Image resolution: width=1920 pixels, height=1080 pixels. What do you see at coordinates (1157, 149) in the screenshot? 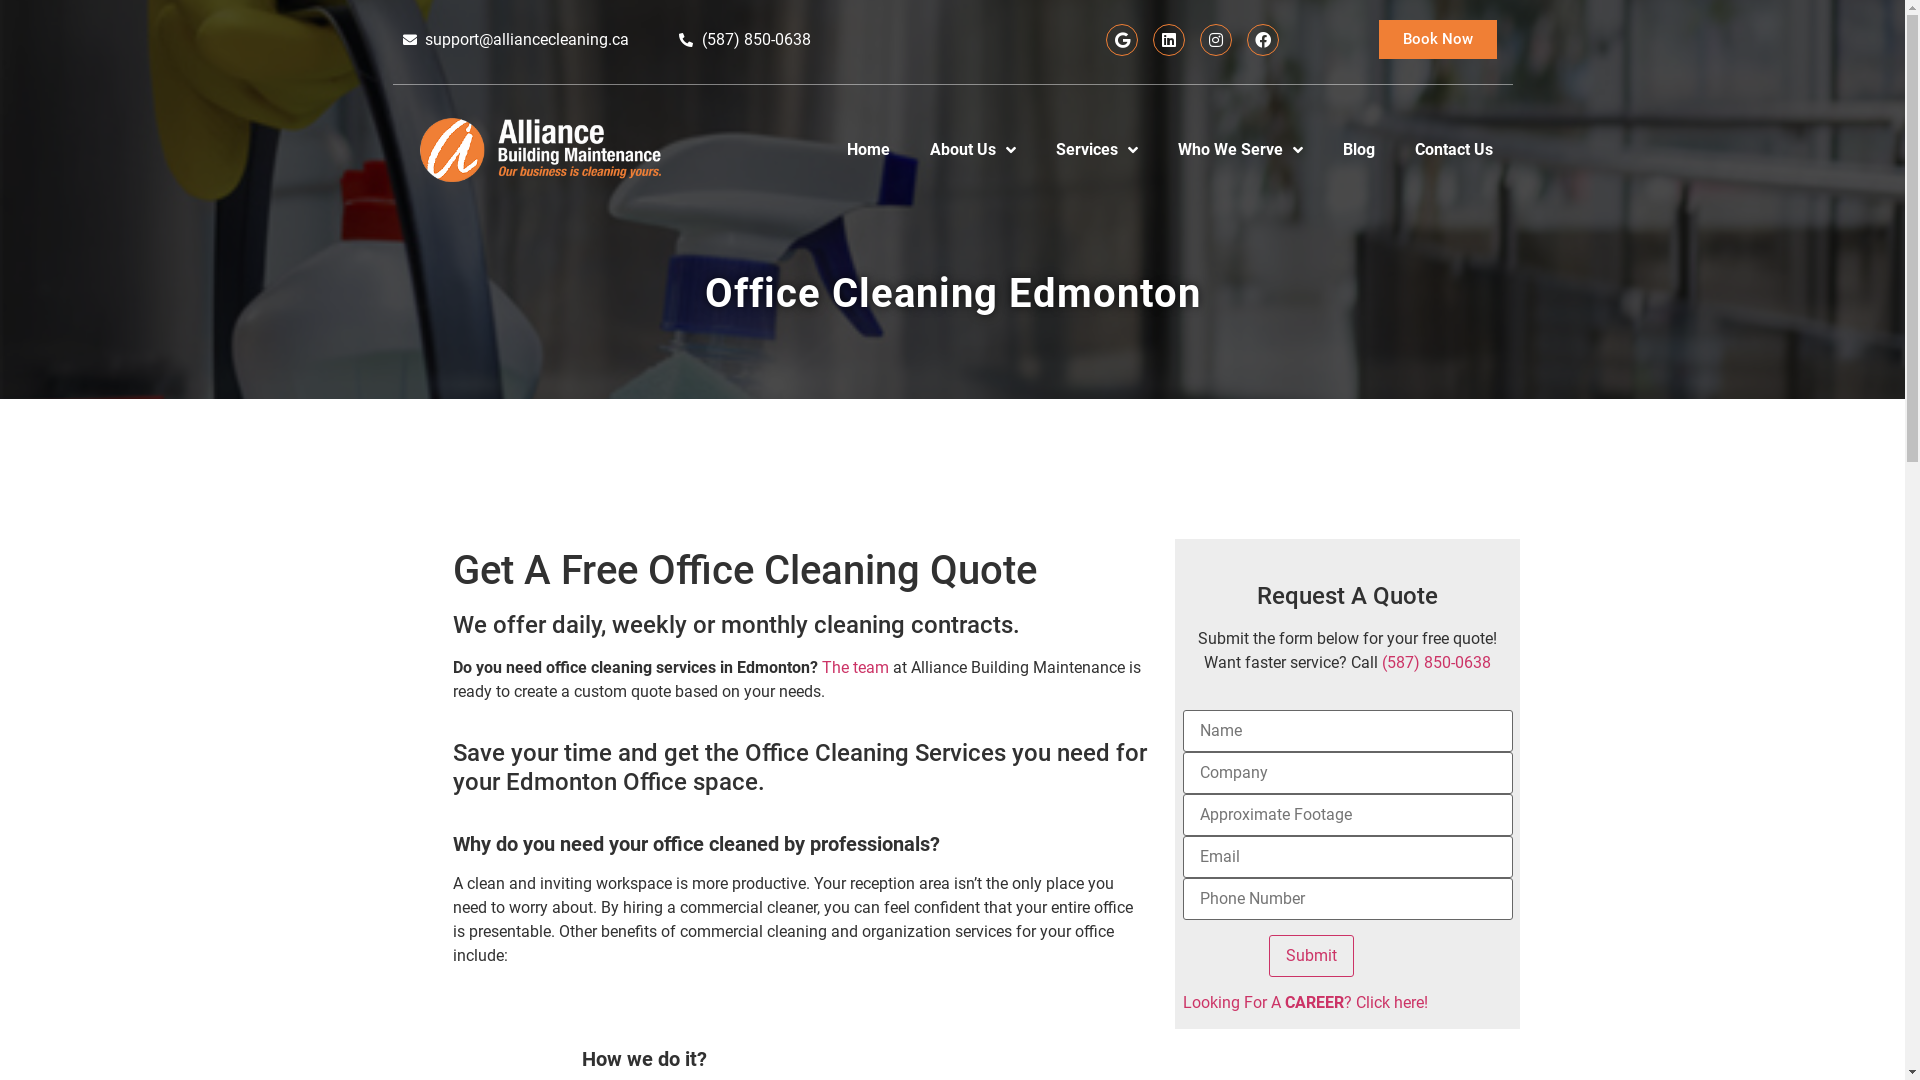
I see `'Who We Serve'` at bounding box center [1157, 149].